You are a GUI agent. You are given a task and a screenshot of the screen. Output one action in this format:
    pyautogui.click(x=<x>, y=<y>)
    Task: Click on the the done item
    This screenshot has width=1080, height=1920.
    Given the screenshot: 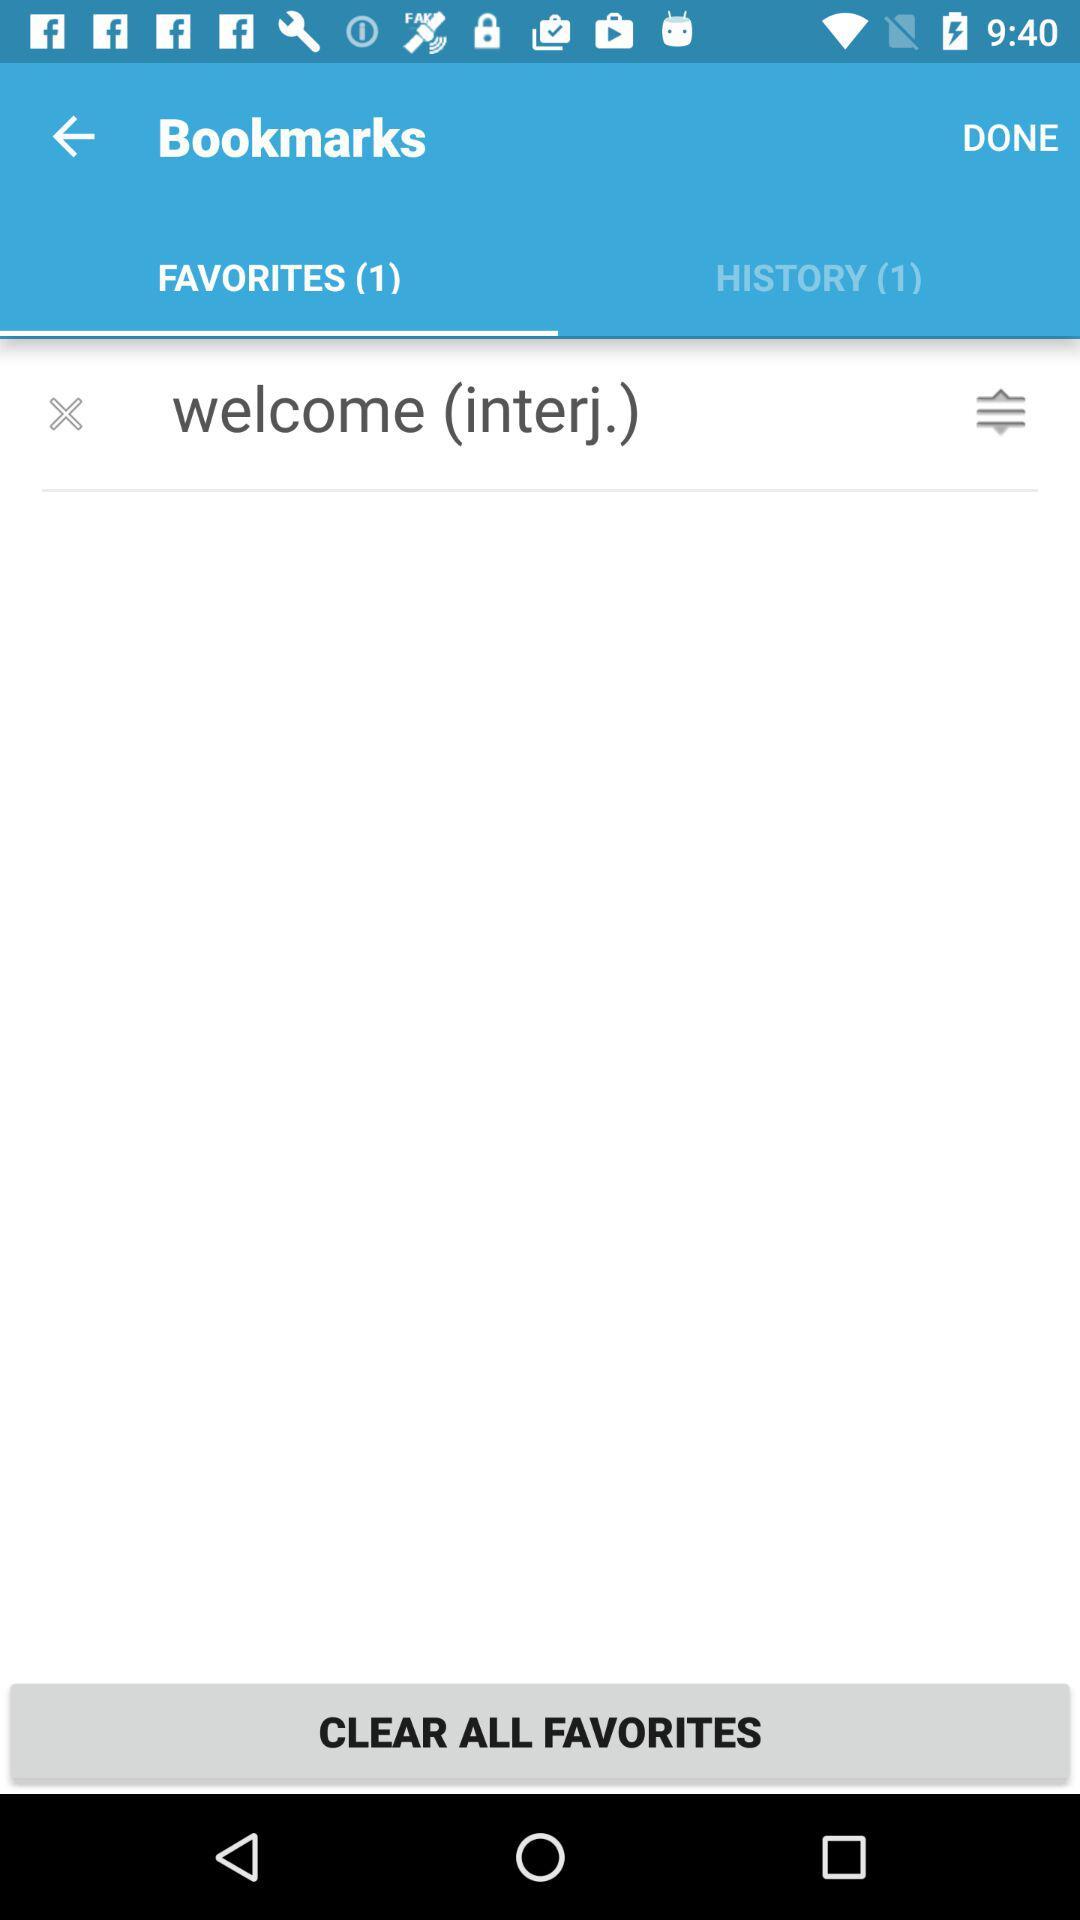 What is the action you would take?
    pyautogui.click(x=1010, y=135)
    